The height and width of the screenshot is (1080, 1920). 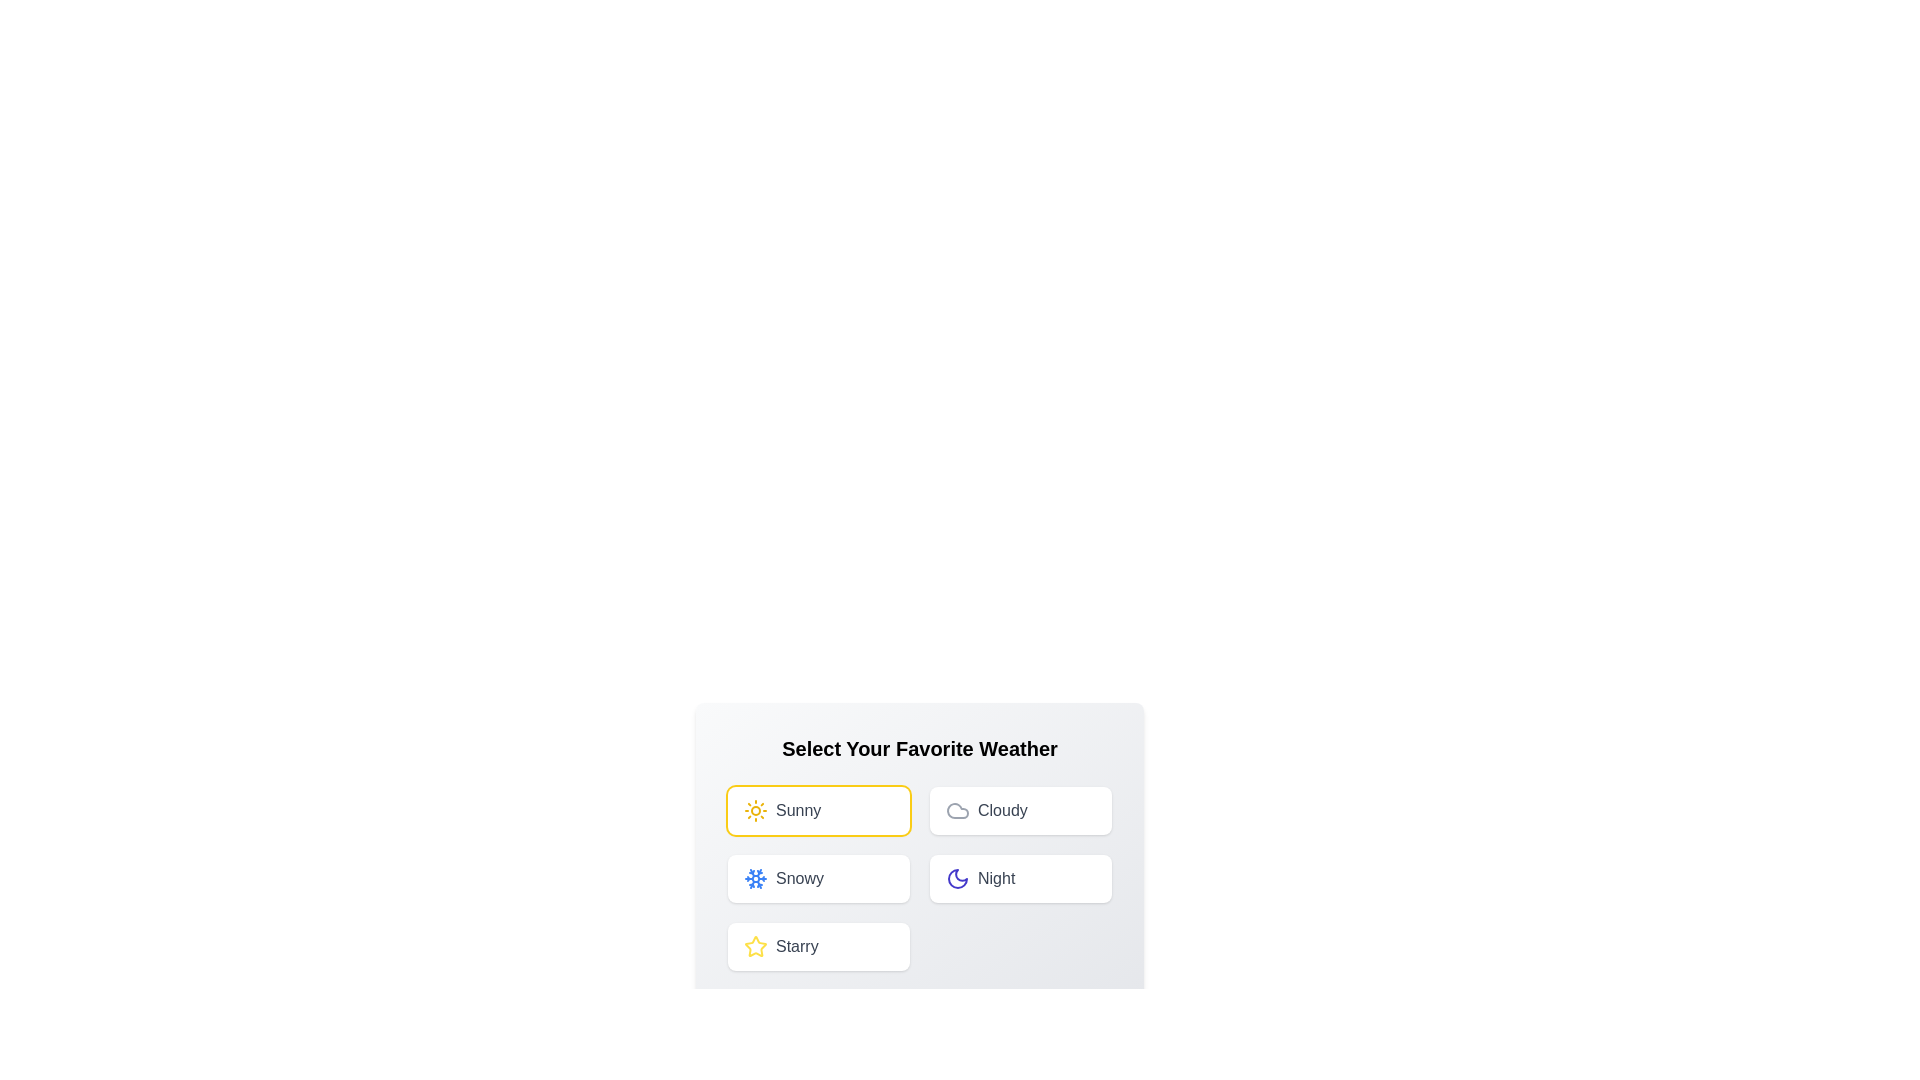 What do you see at coordinates (797, 810) in the screenshot?
I see `the 'Sunny' weather label, which is located inside a rectangular selection box and contributes to the user's understanding of the associated interactive component` at bounding box center [797, 810].